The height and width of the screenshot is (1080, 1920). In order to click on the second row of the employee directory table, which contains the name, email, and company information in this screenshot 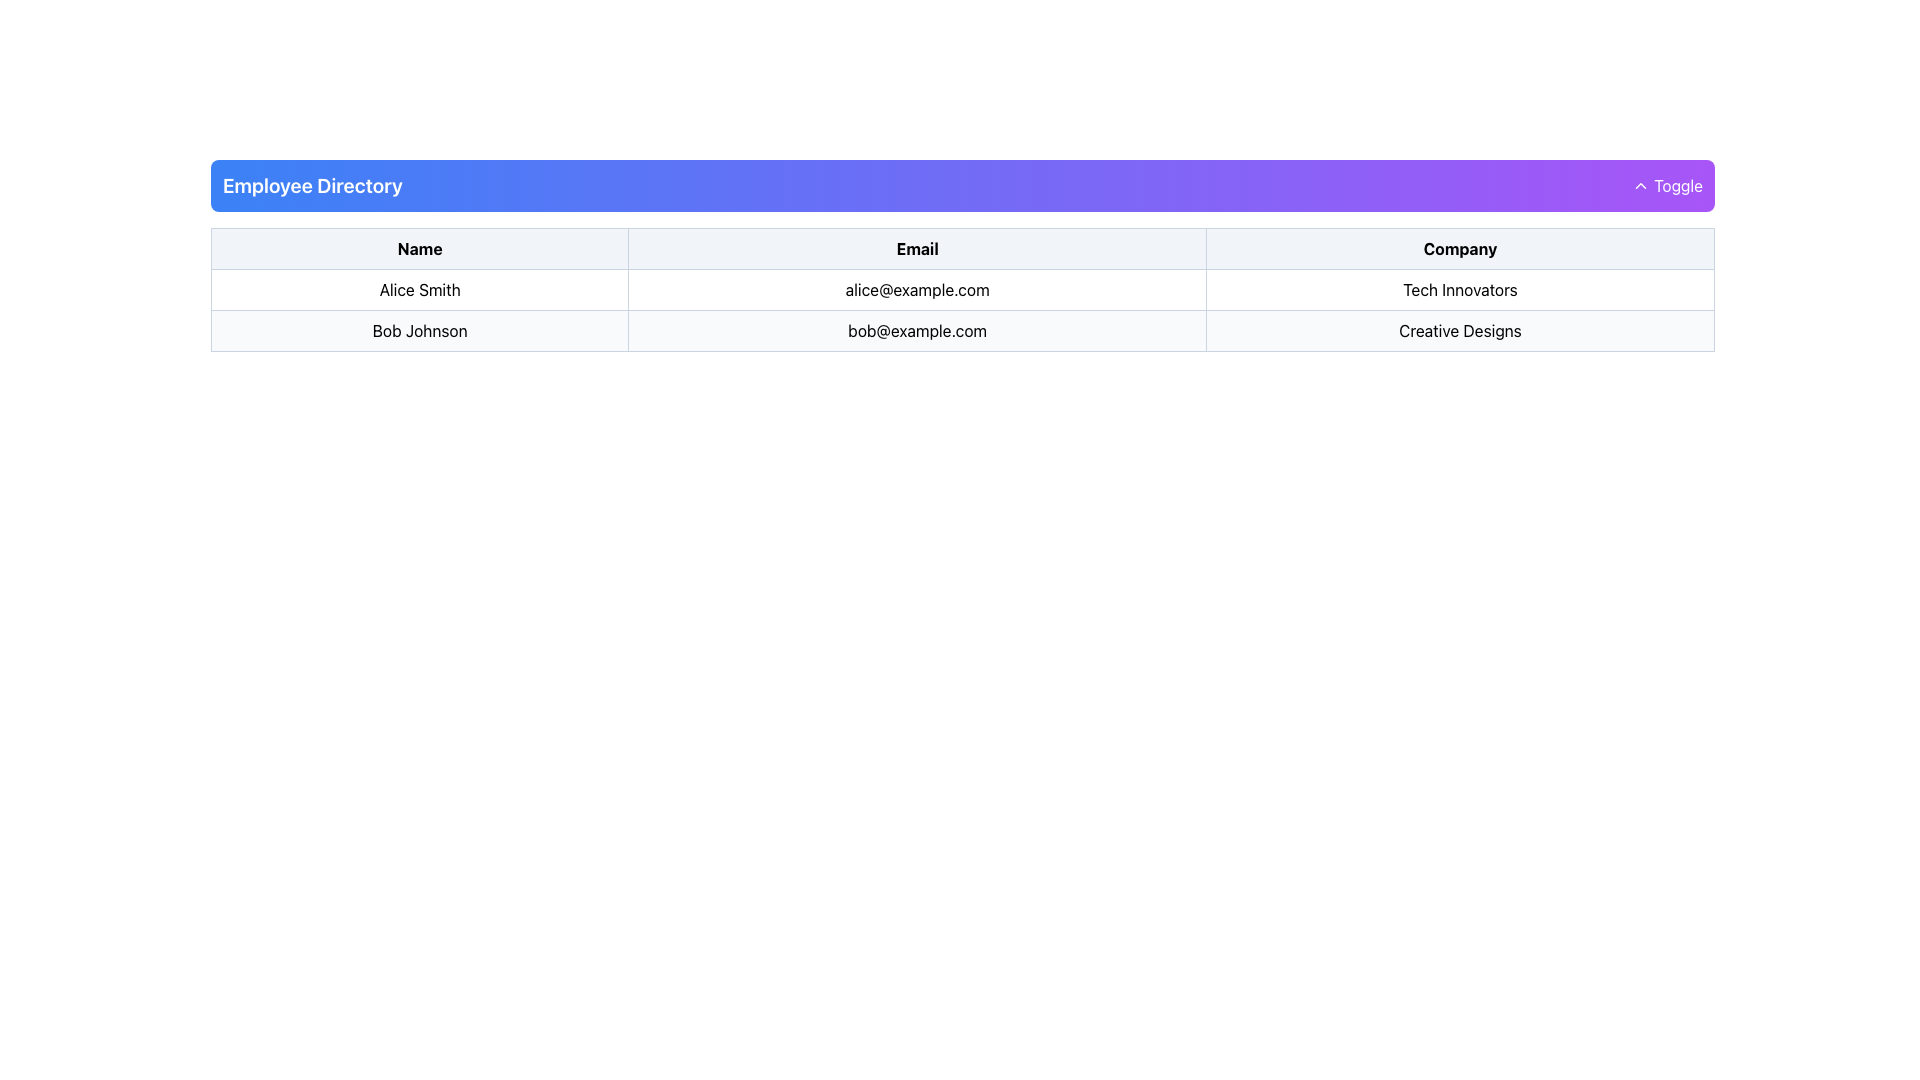, I will do `click(963, 330)`.